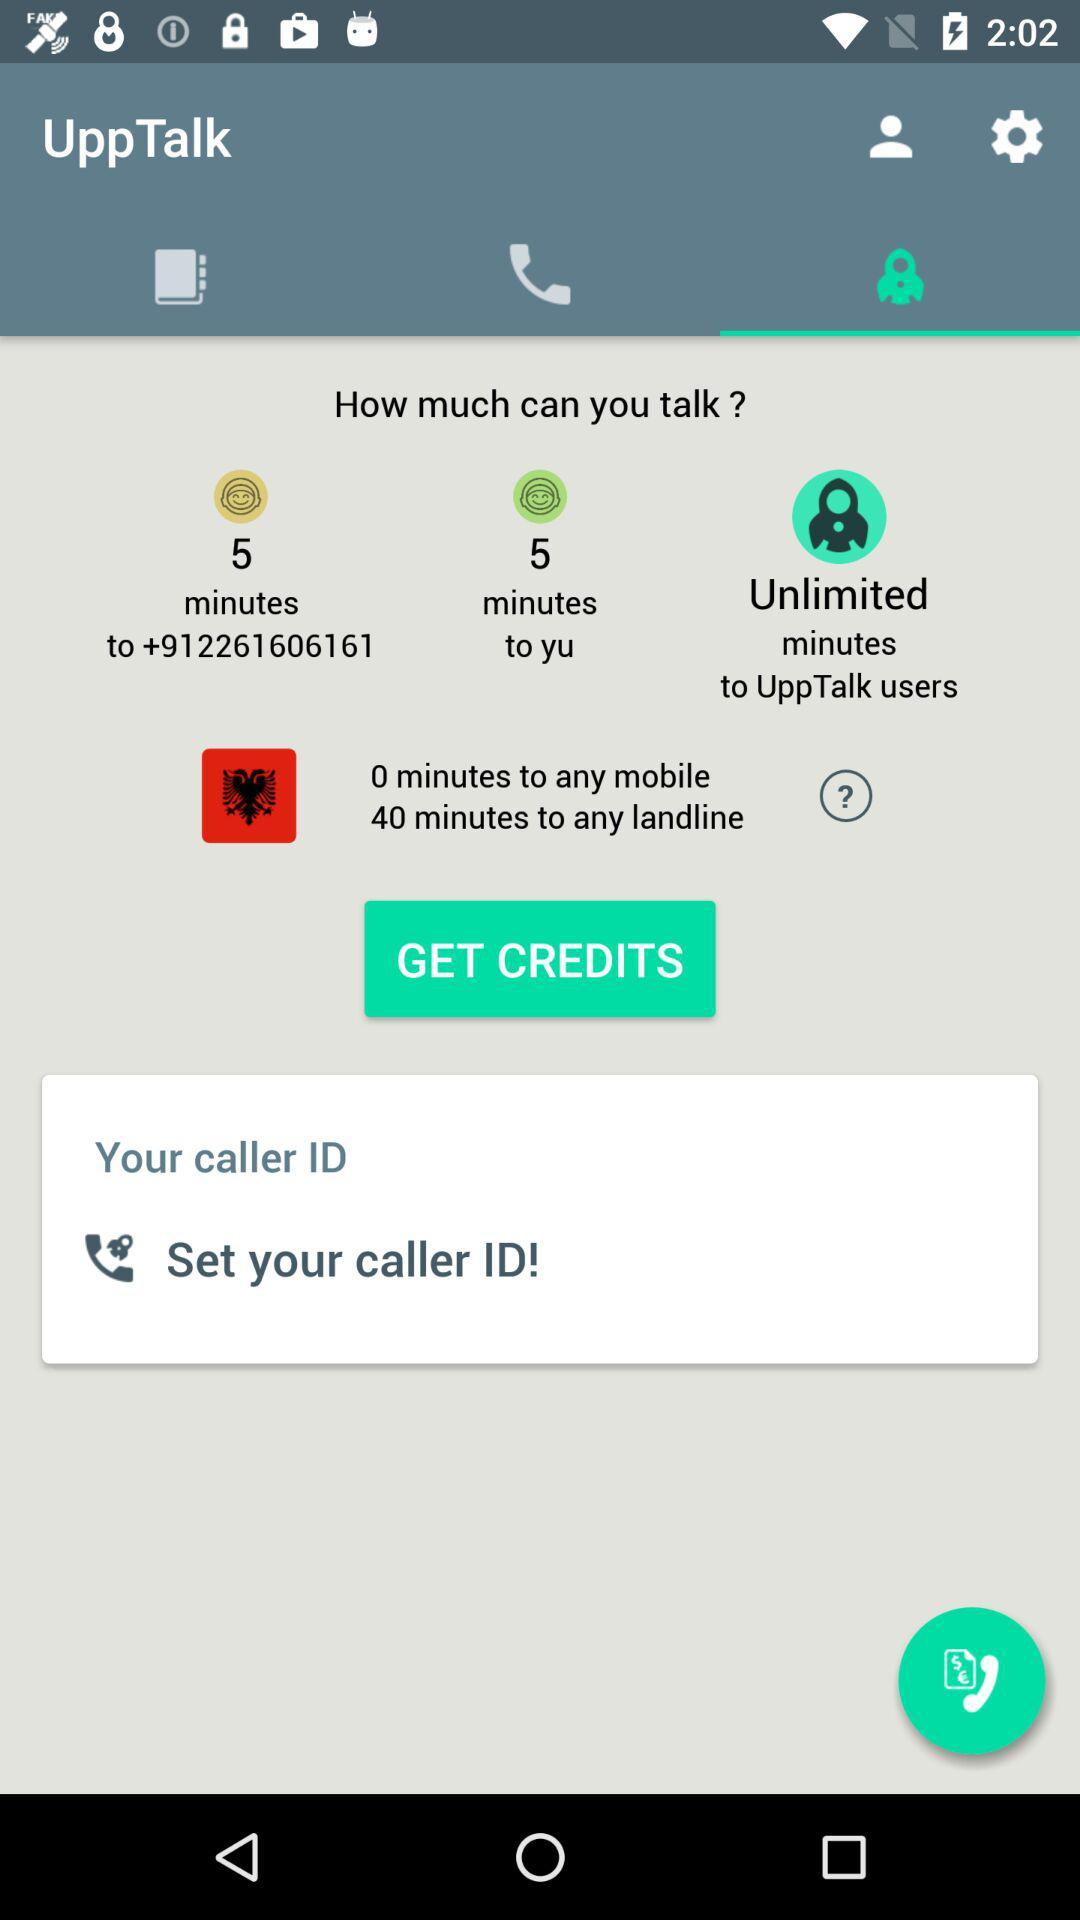 The width and height of the screenshot is (1080, 1920). Describe the element at coordinates (248, 794) in the screenshot. I see `item to the left of the 0 minutes to item` at that location.